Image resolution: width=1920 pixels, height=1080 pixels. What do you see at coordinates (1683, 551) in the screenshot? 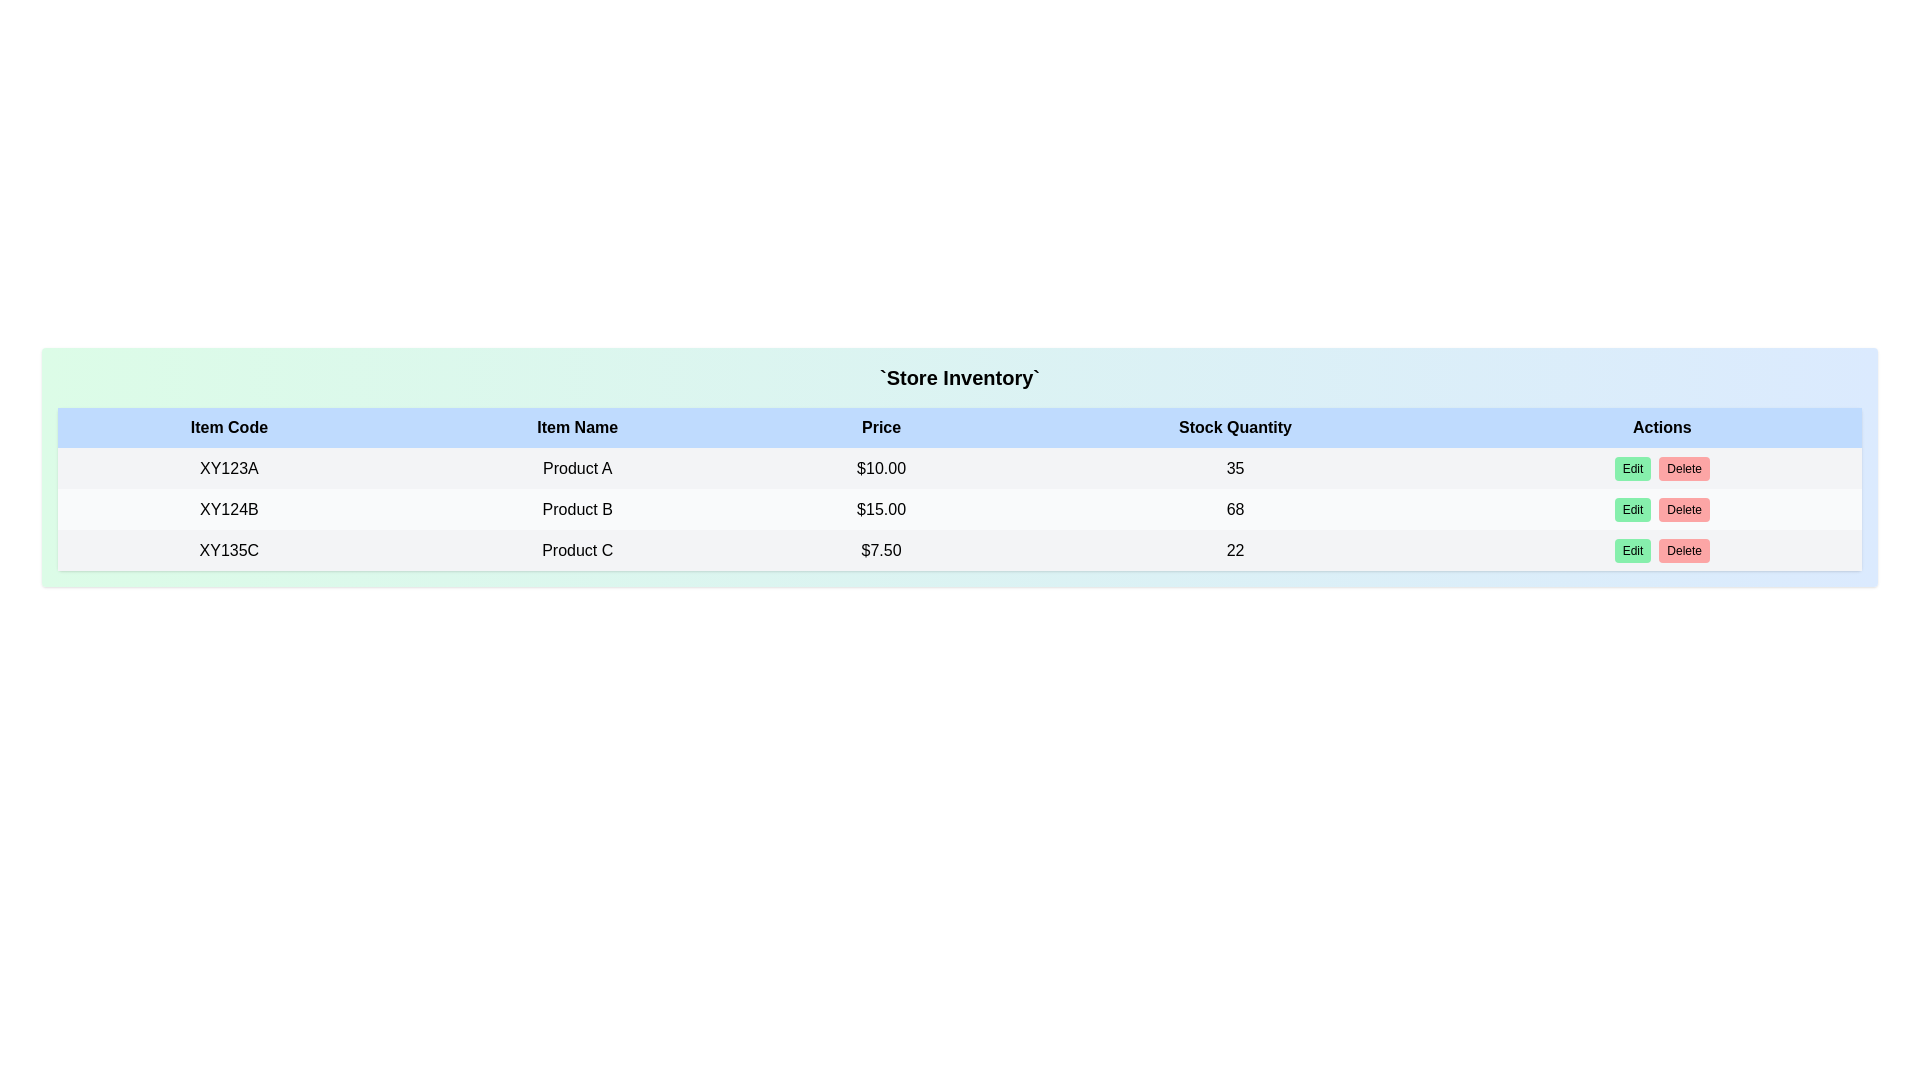
I see `the 'Delete' button located in the rightmost column of the last row in the table to observe the color change` at bounding box center [1683, 551].